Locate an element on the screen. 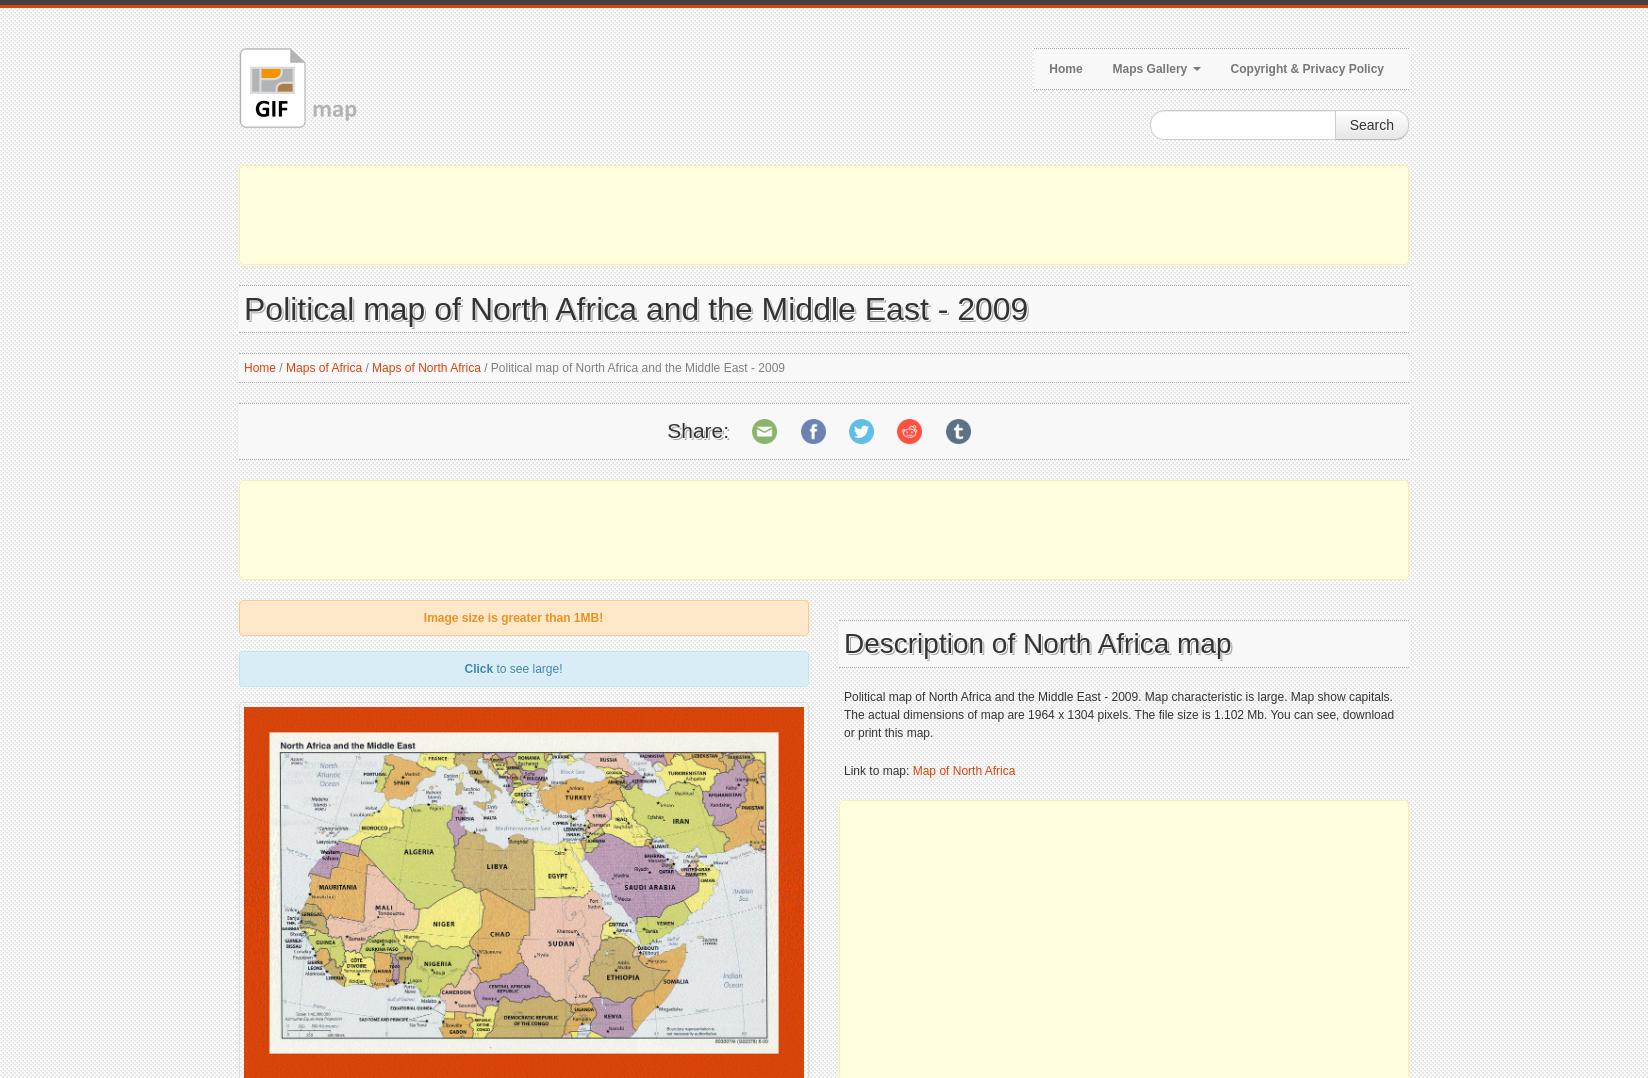 The width and height of the screenshot is (1648, 1078). 'Image size is greater than 1MB!' is located at coordinates (513, 617).